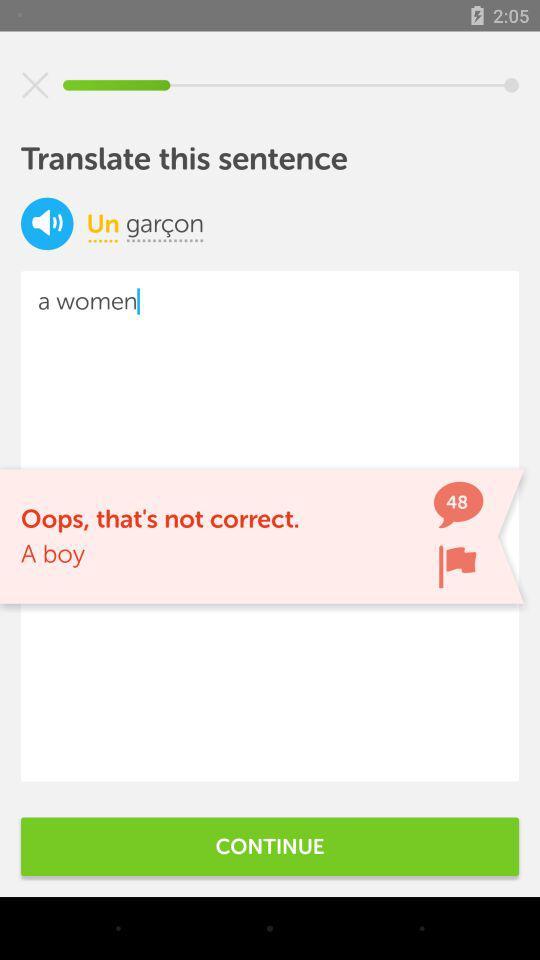 This screenshot has width=540, height=960. What do you see at coordinates (47, 223) in the screenshot?
I see `mutes the sound` at bounding box center [47, 223].